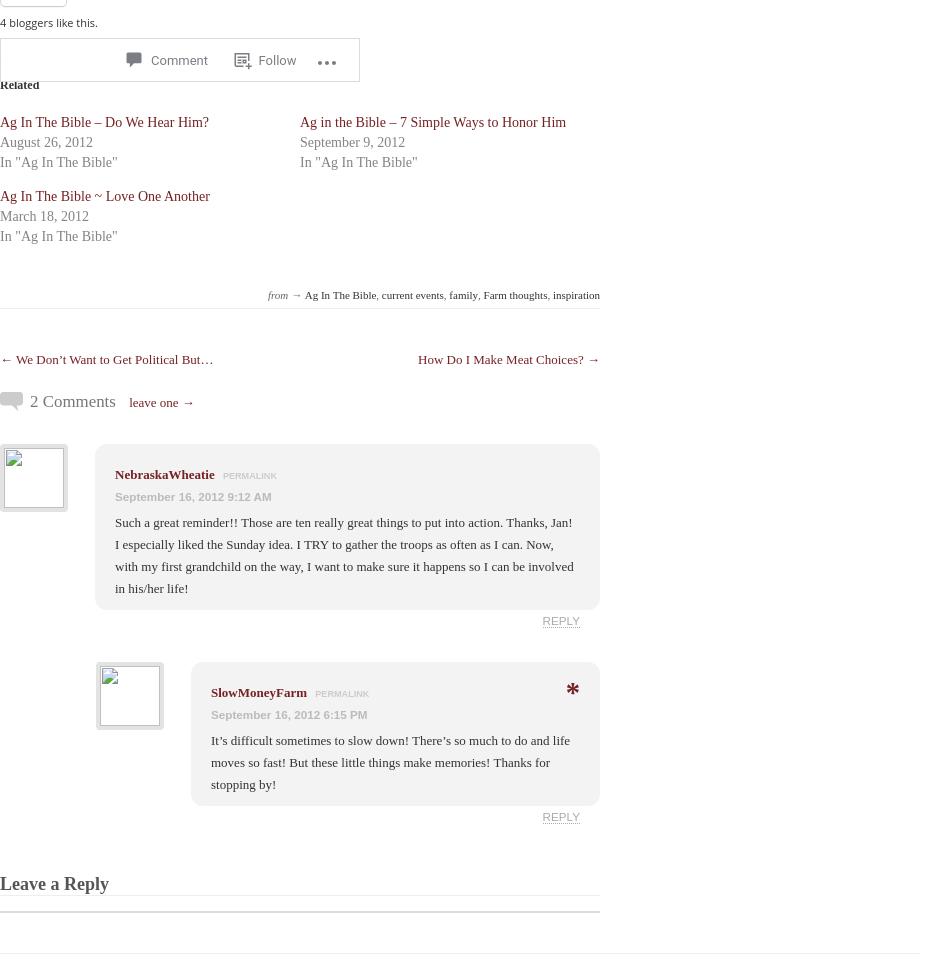  What do you see at coordinates (411, 293) in the screenshot?
I see `'current events'` at bounding box center [411, 293].